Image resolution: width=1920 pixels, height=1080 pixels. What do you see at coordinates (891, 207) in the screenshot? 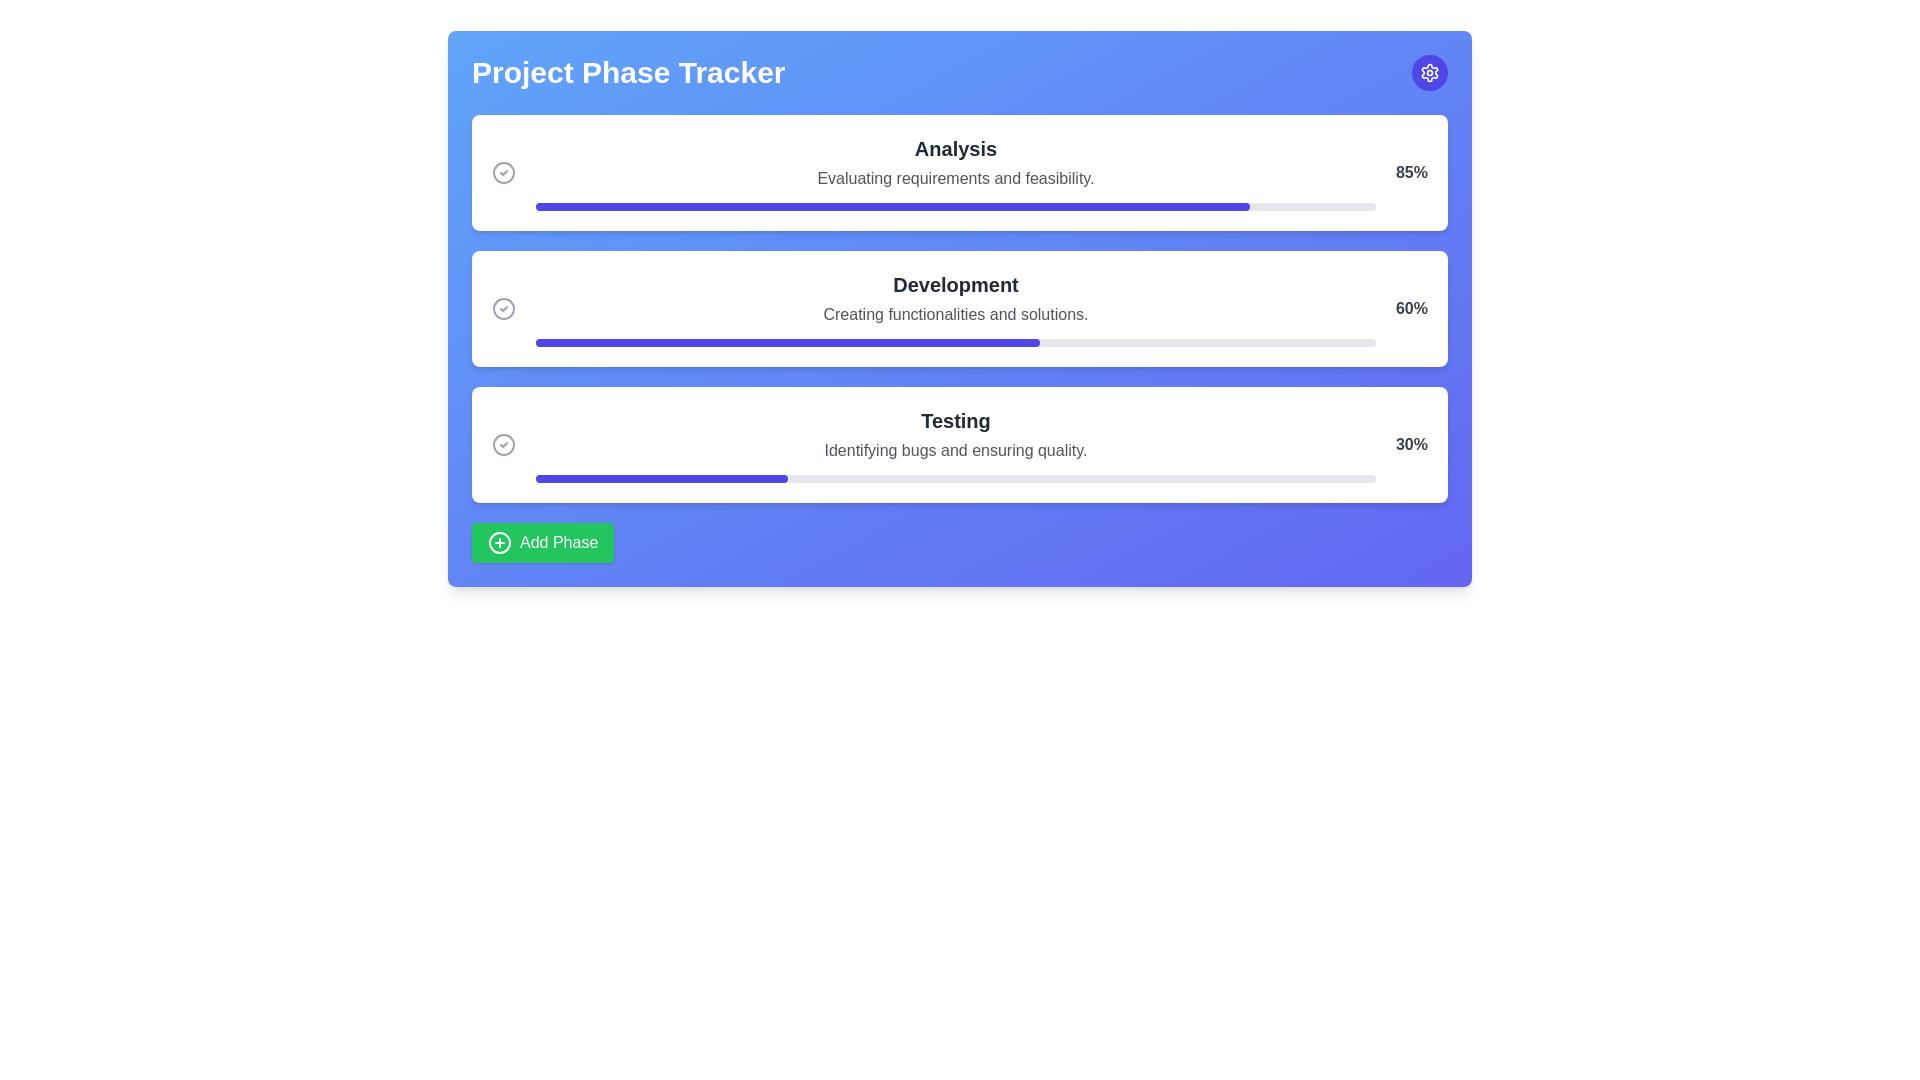
I see `the indigo progress bar representing 85% completion in the 'Analysis' phase at the top of the progress bars` at bounding box center [891, 207].